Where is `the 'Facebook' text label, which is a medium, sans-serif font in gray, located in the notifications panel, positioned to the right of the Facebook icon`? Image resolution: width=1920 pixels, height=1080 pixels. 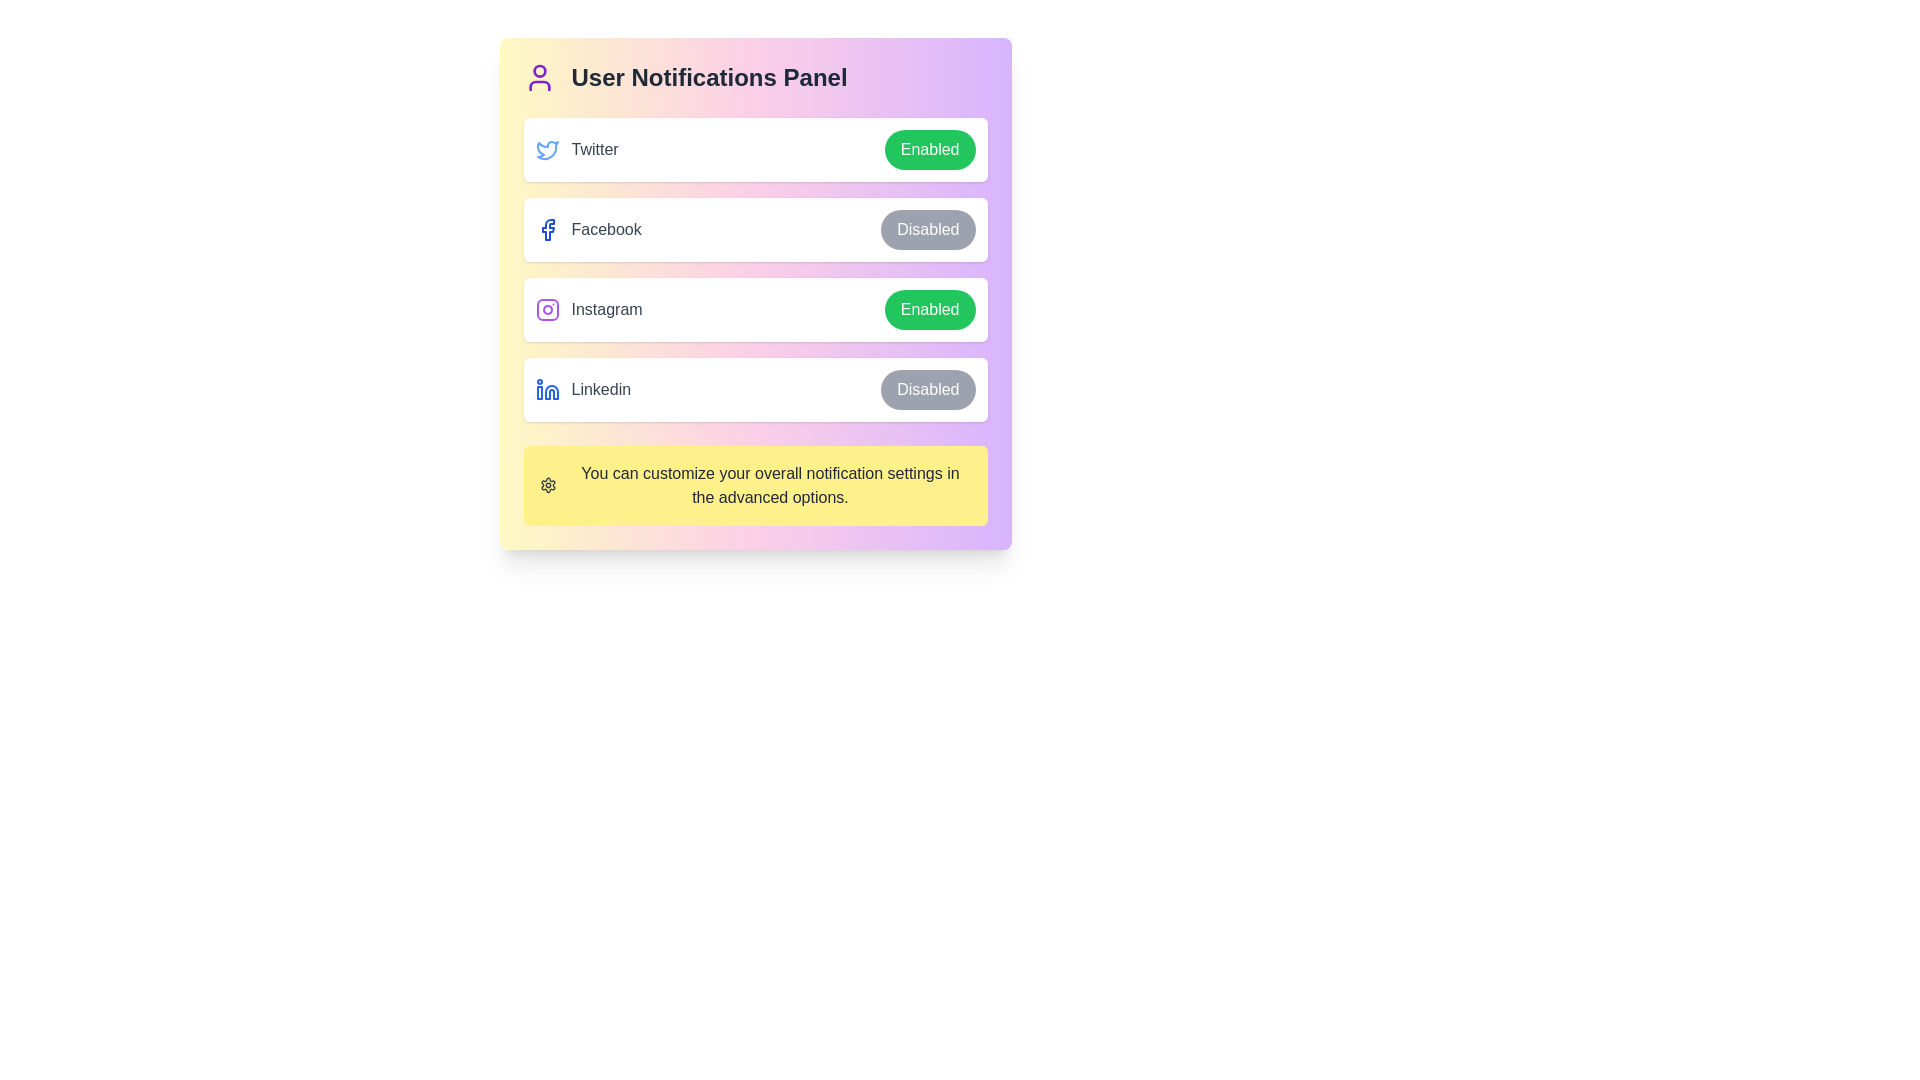 the 'Facebook' text label, which is a medium, sans-serif font in gray, located in the notifications panel, positioned to the right of the Facebook icon is located at coordinates (605, 229).